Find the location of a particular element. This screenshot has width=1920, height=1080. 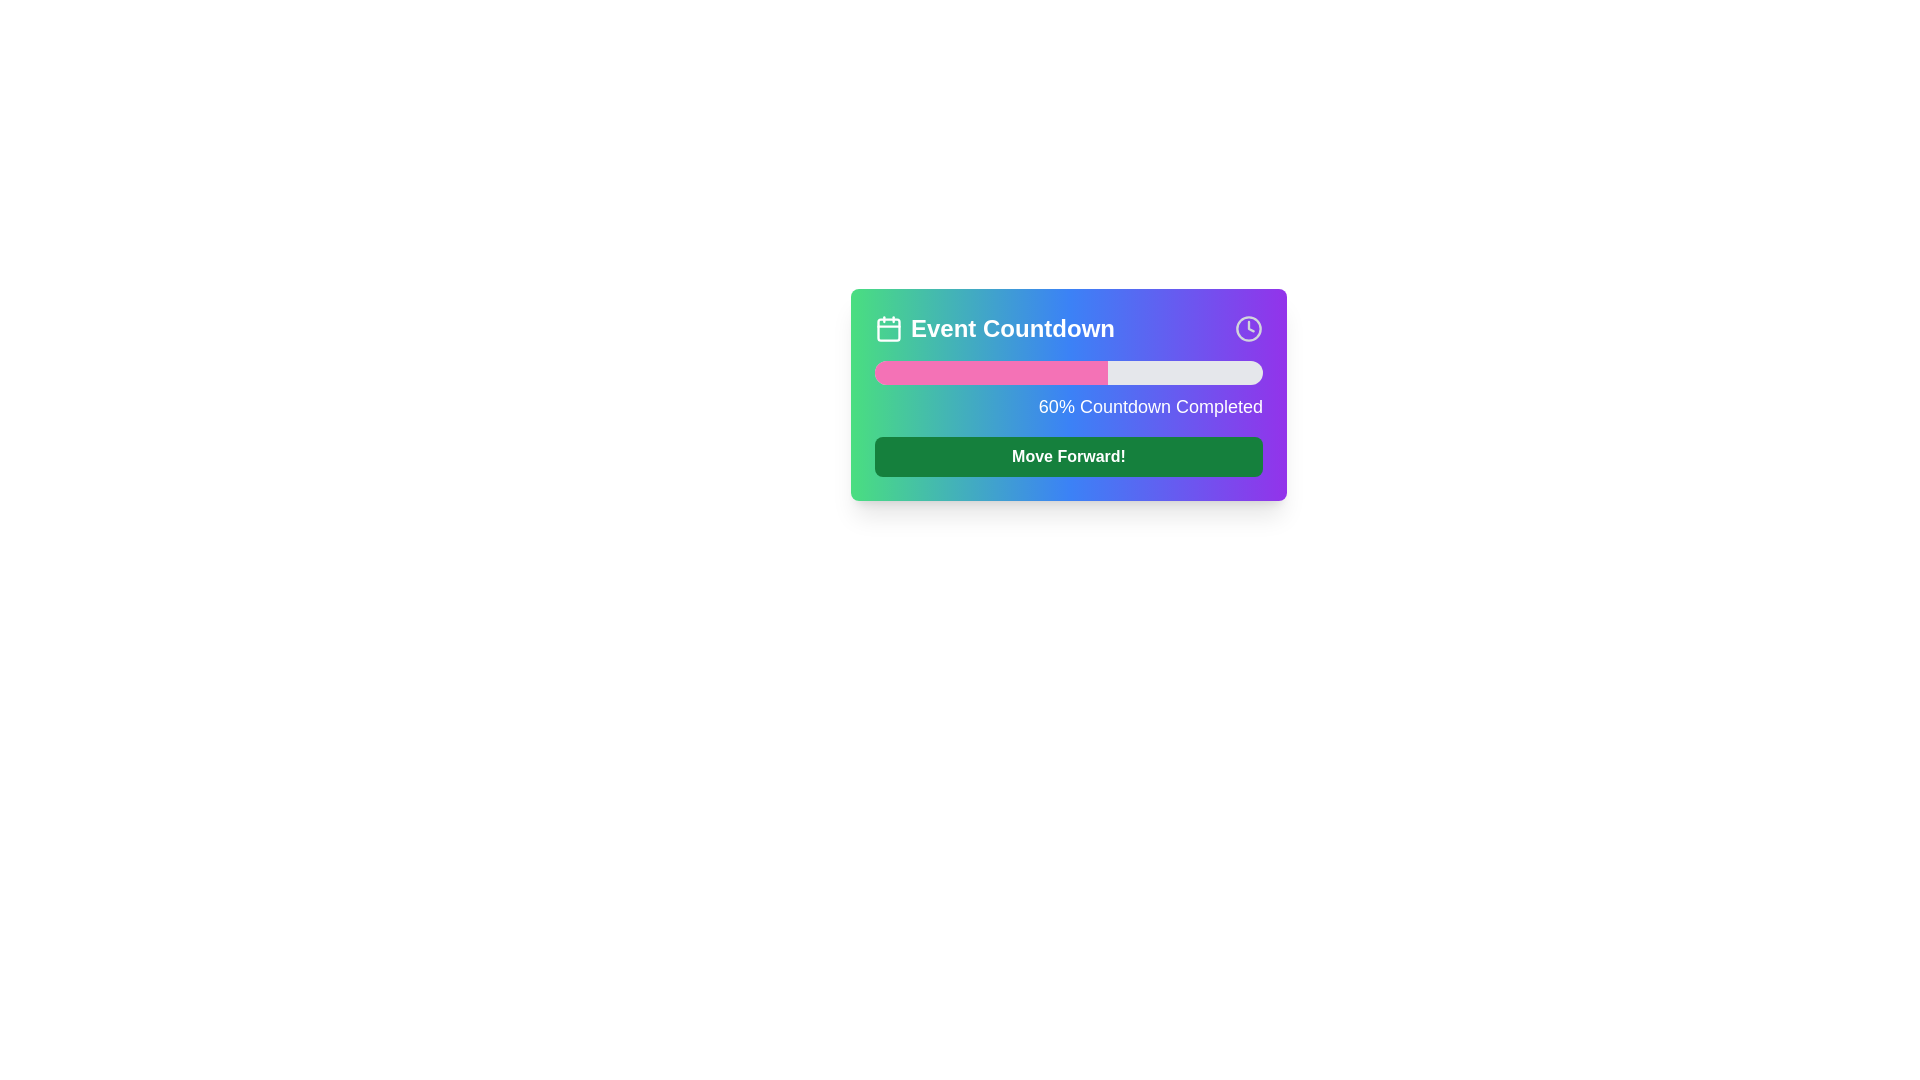

the 'Event Countdown' text header, which is bold, white, and located at the top of a rectangular card, positioned between a calendar icon and a clock icon is located at coordinates (994, 327).